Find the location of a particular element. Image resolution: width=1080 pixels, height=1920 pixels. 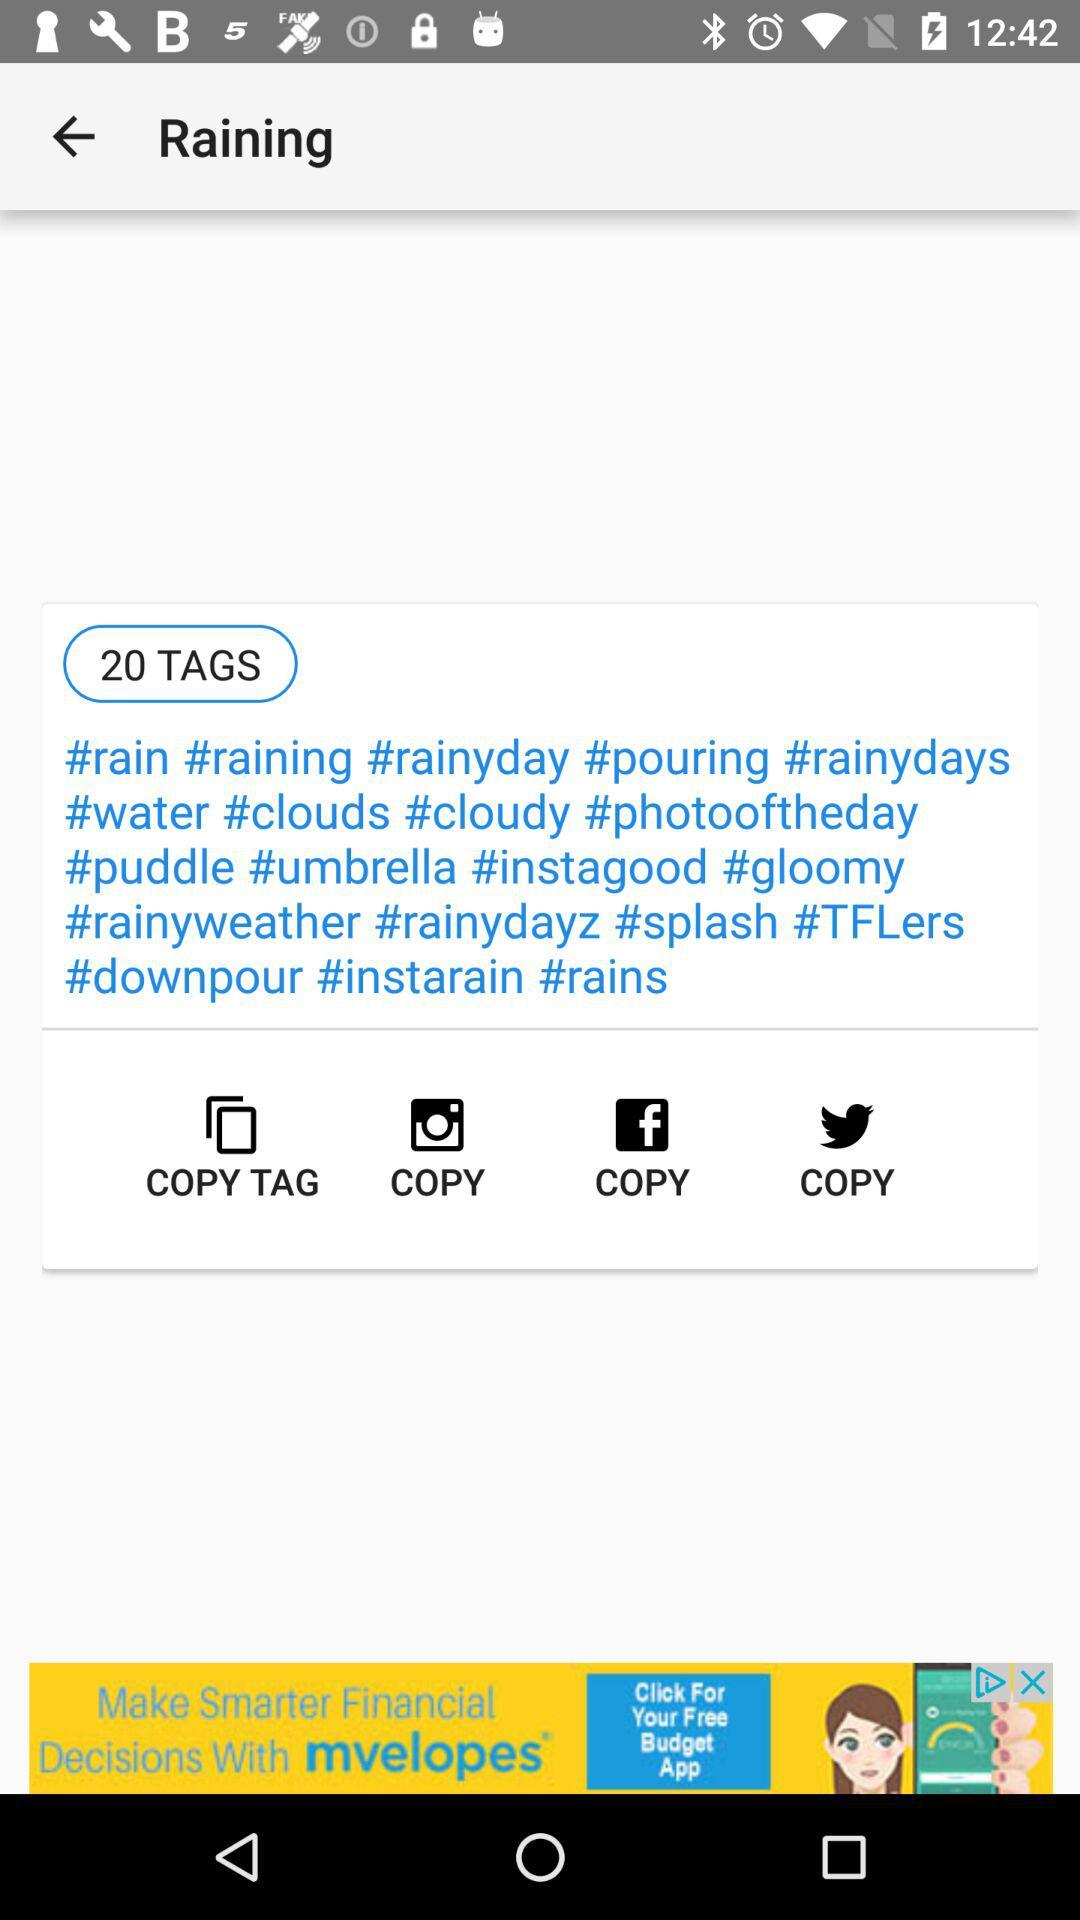

hashtags for instagram is located at coordinates (540, 1727).